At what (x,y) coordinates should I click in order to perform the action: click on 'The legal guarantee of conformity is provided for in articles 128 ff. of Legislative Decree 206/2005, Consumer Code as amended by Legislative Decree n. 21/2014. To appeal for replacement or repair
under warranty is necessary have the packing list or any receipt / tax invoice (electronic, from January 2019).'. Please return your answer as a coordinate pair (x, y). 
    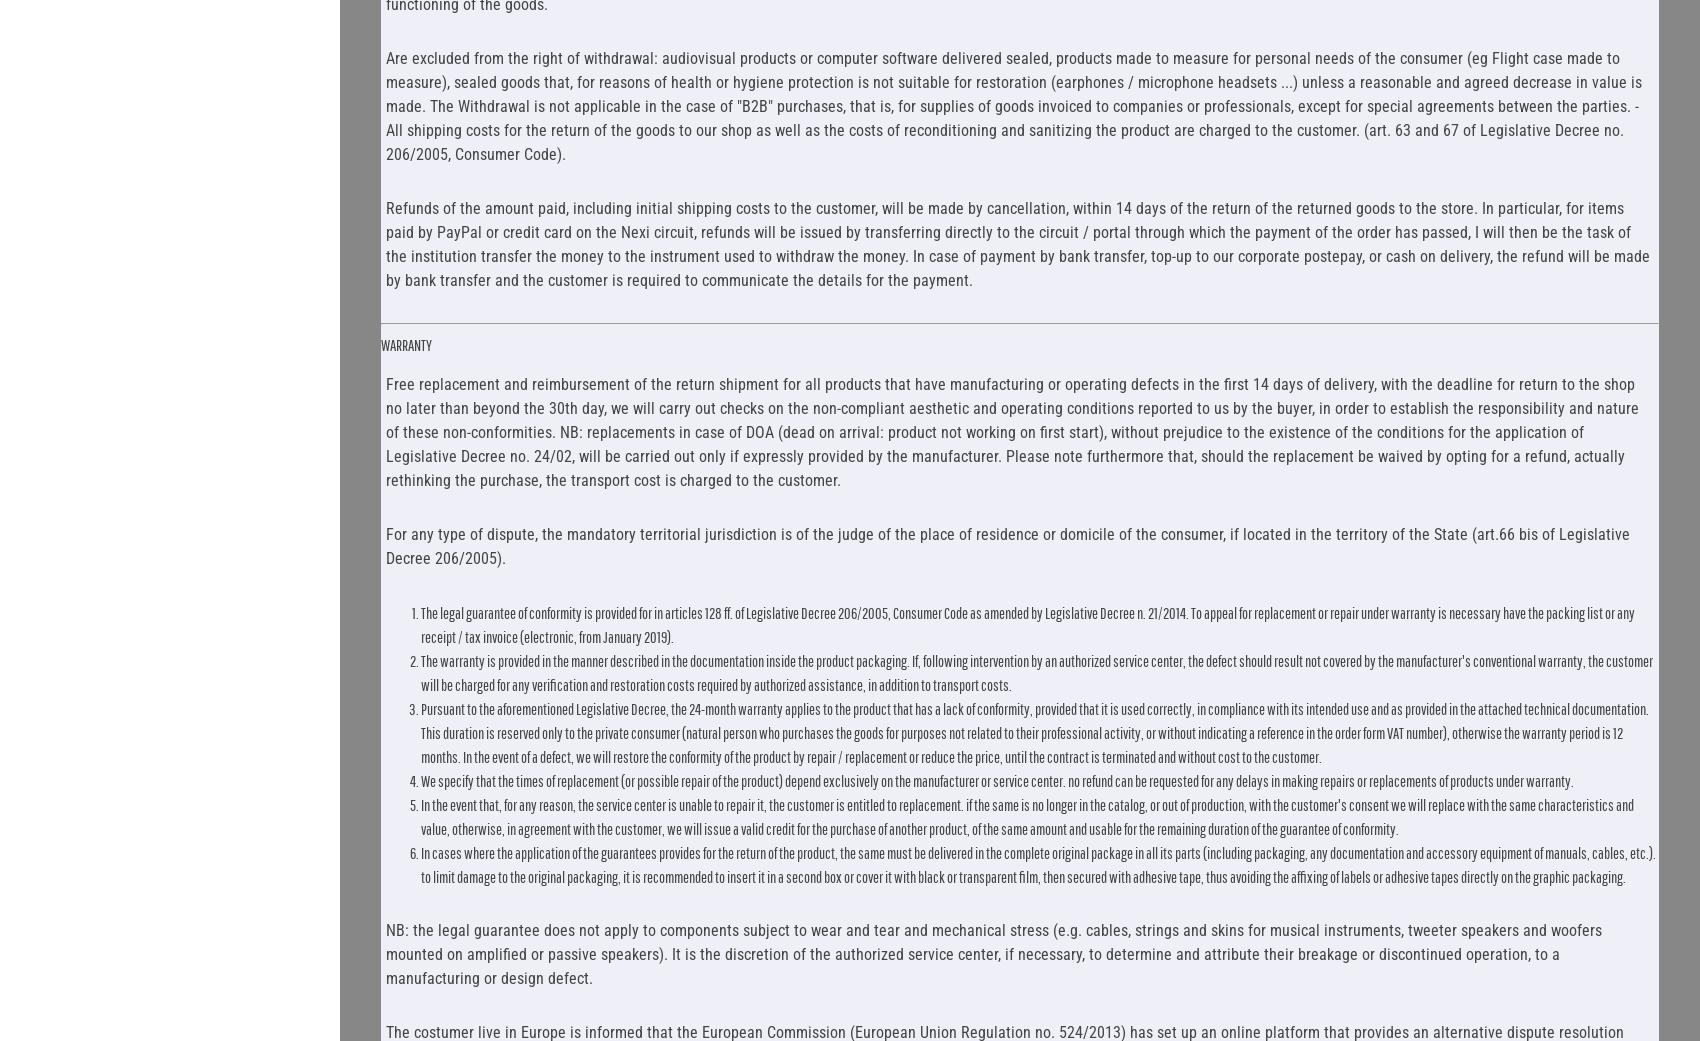
    Looking at the image, I should click on (1025, 623).